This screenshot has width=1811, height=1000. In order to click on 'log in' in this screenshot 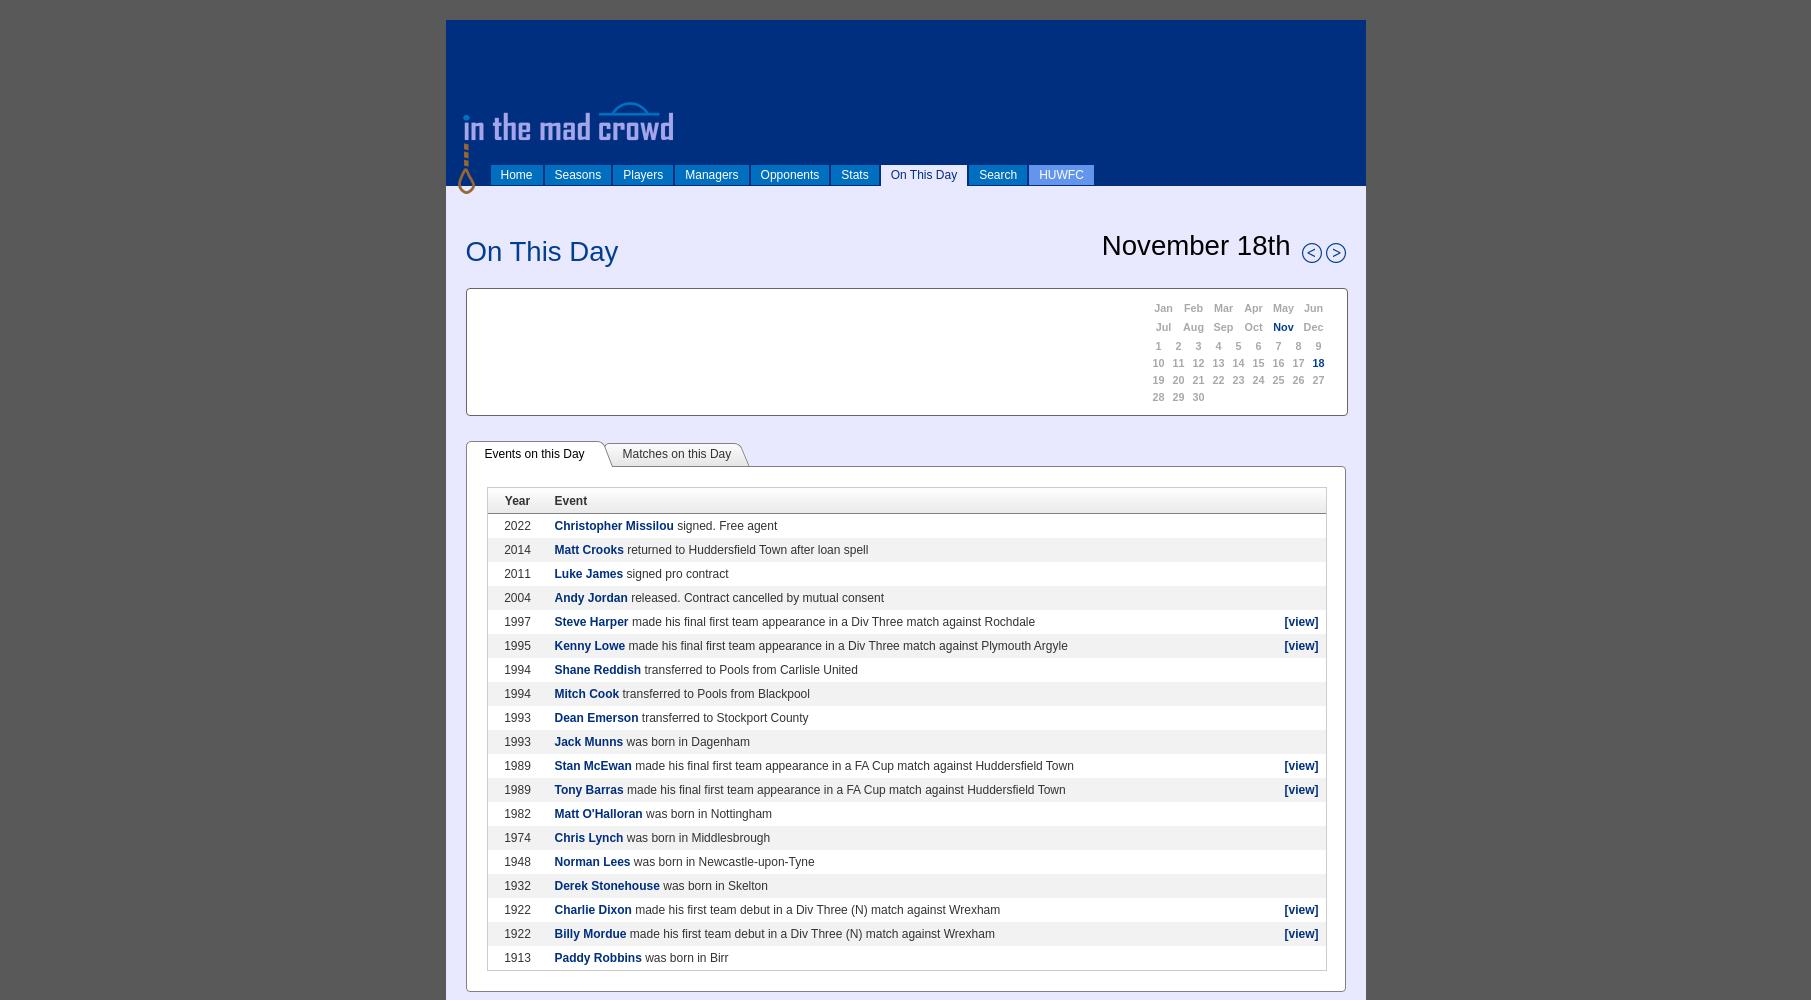, I will do `click(465, 32)`.